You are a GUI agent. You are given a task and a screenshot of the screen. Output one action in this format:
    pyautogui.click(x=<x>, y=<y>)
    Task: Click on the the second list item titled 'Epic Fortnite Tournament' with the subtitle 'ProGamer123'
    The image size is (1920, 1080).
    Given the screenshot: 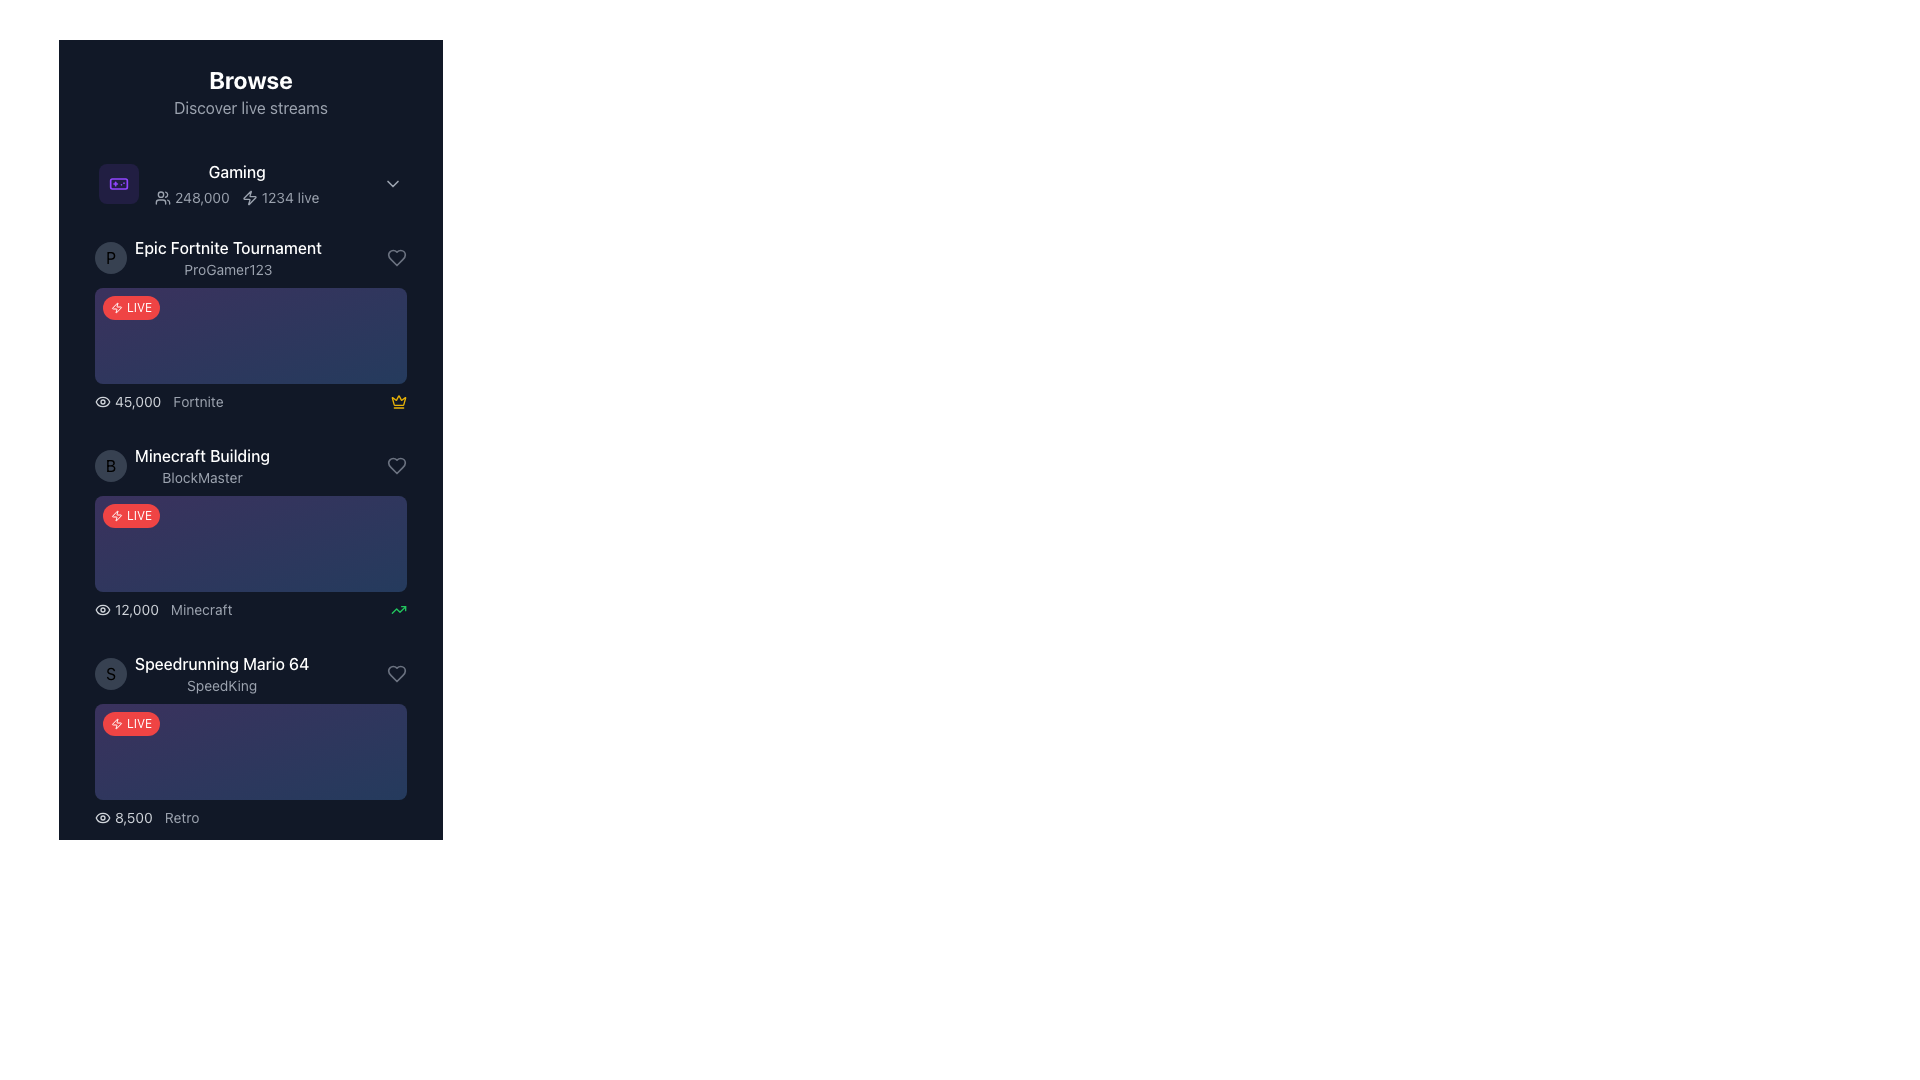 What is the action you would take?
    pyautogui.click(x=208, y=257)
    